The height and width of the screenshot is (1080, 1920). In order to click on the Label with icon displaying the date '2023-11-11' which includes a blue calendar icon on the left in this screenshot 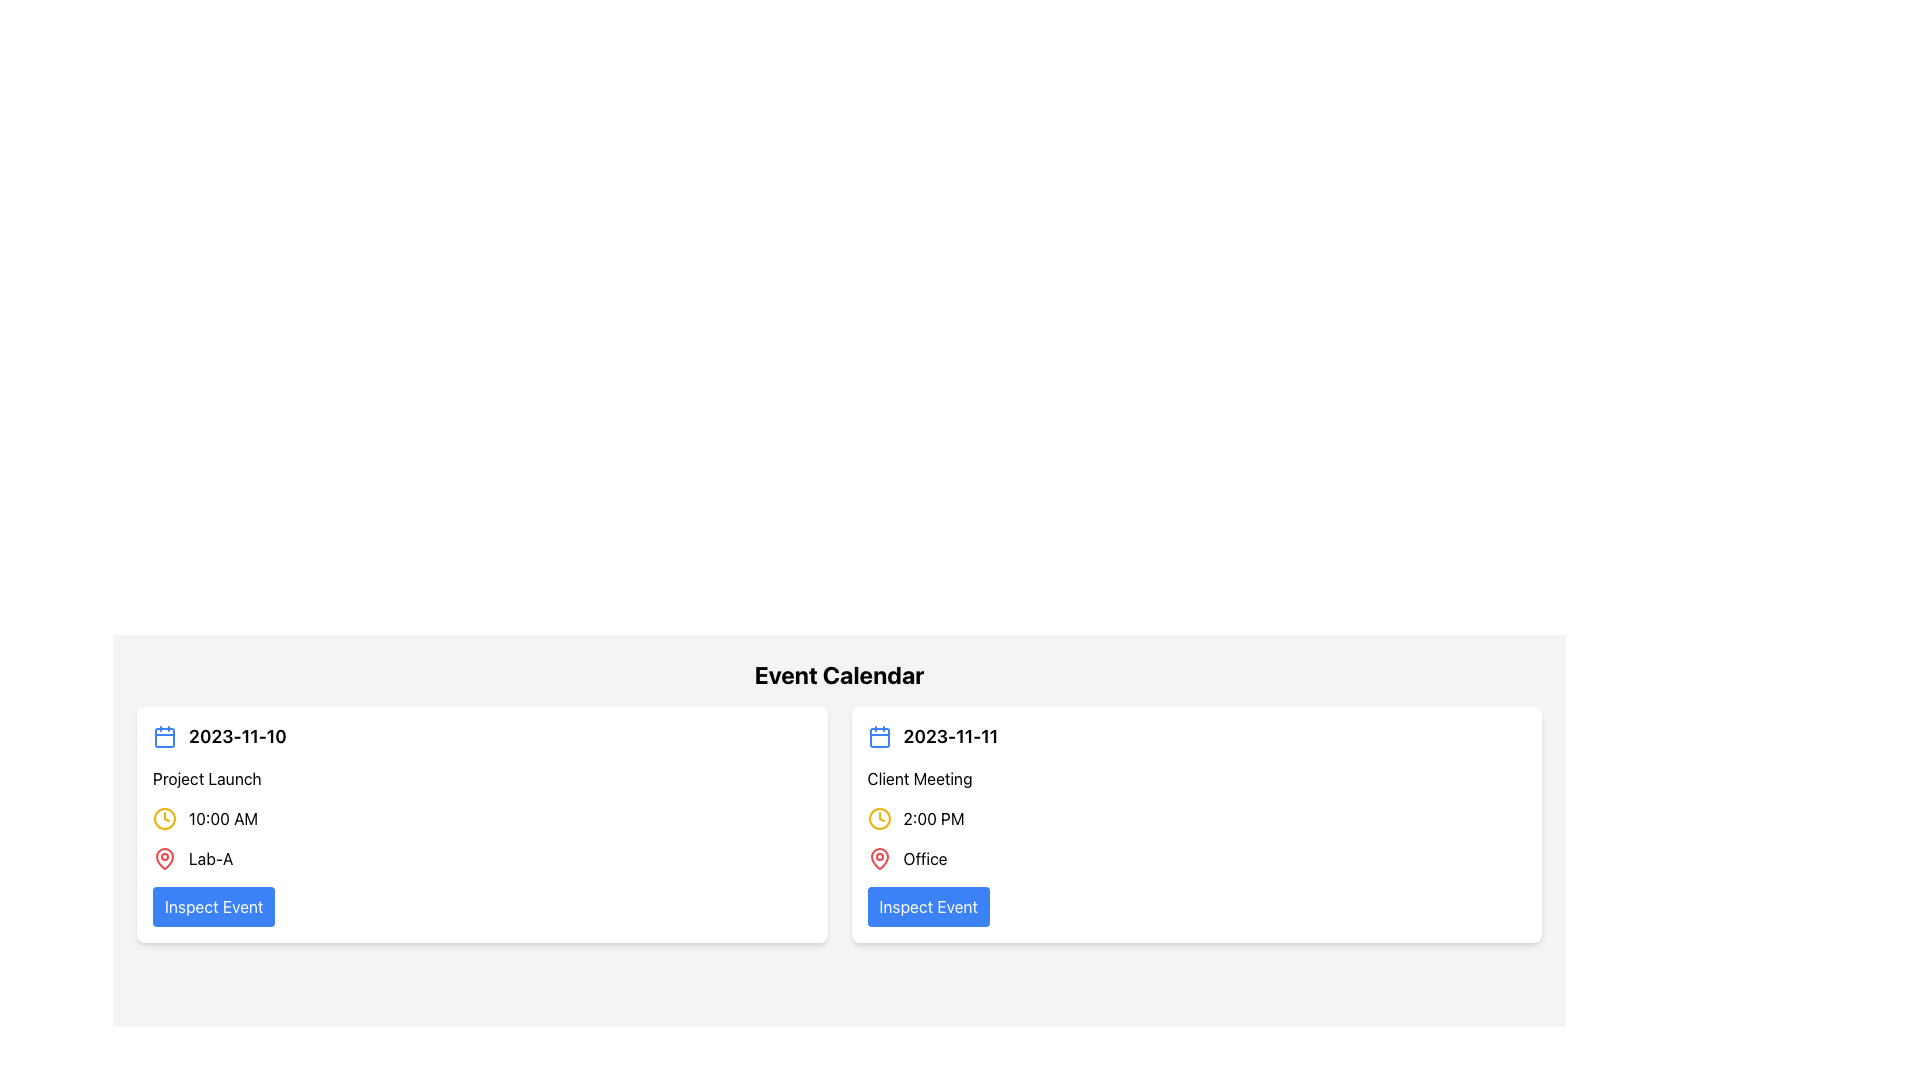, I will do `click(931, 736)`.